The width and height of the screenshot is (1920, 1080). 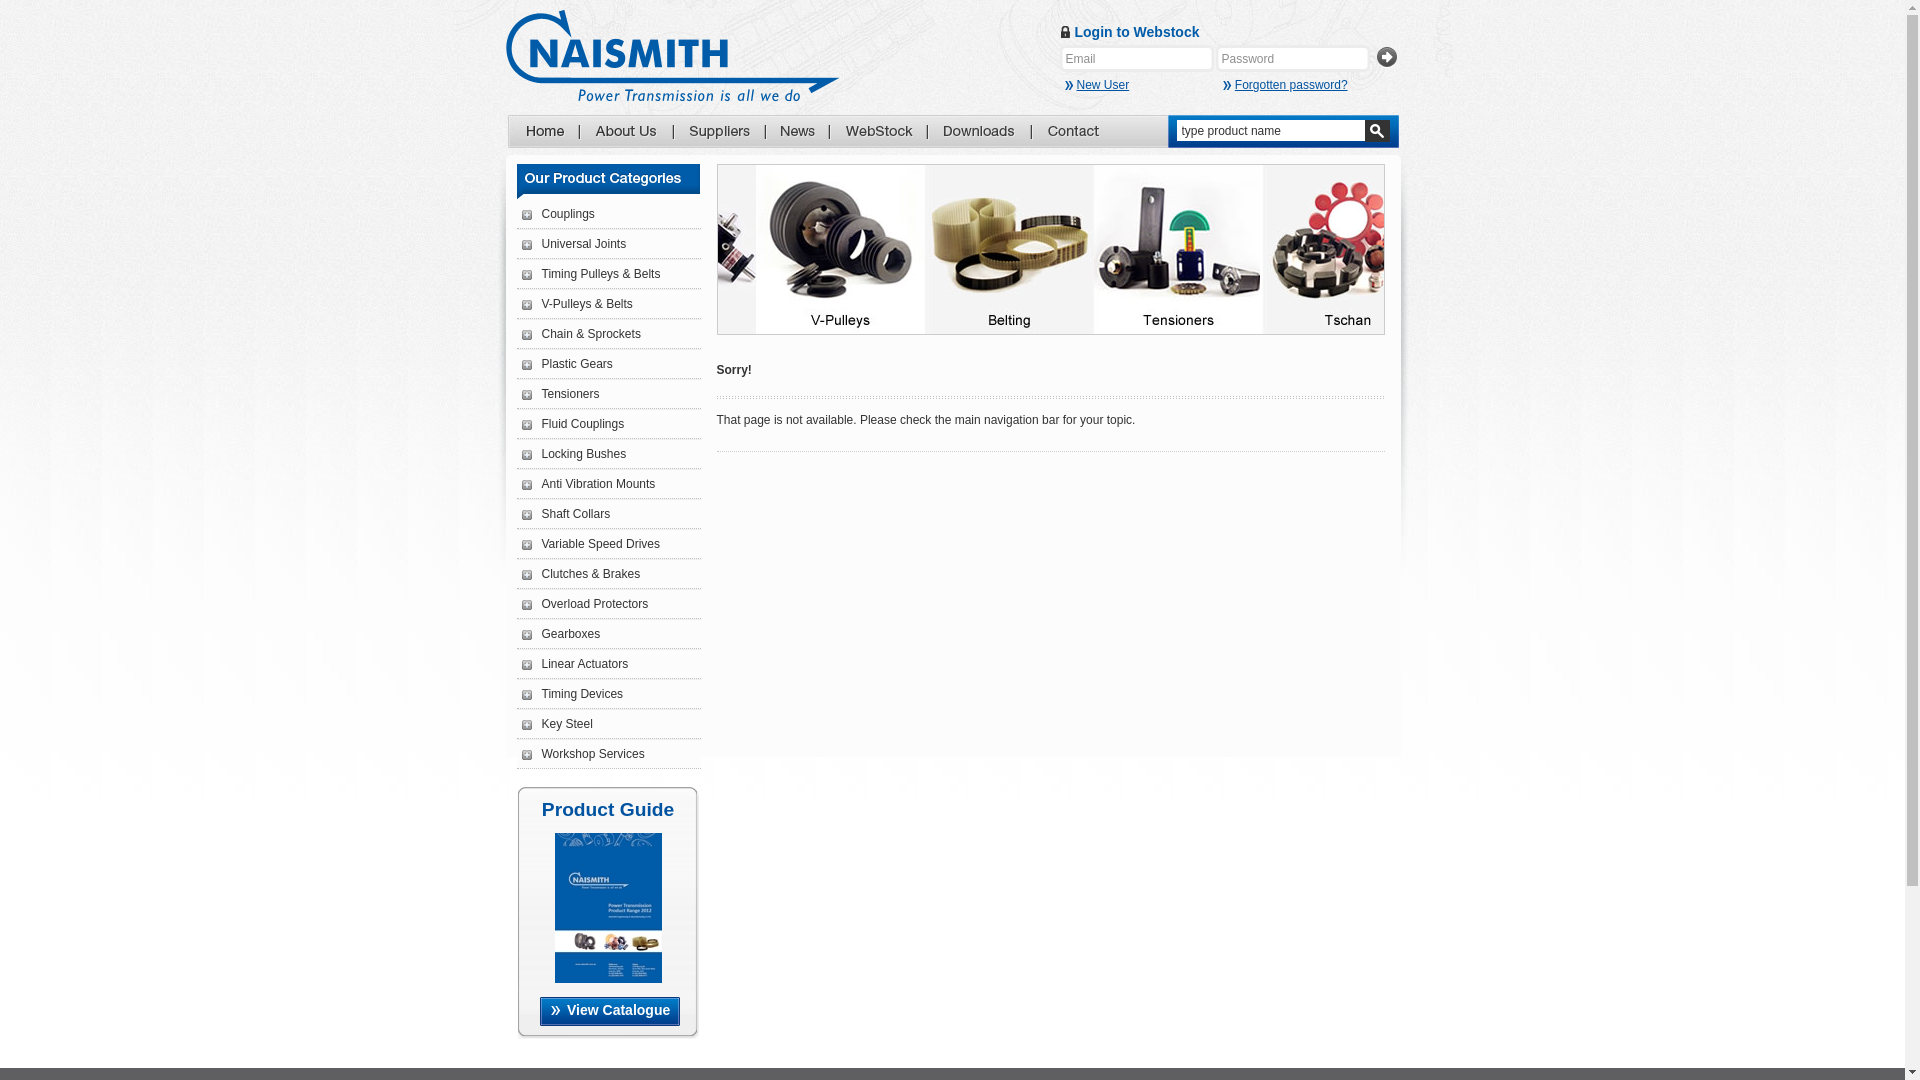 I want to click on 'NaismithEngineering', so click(x=672, y=54).